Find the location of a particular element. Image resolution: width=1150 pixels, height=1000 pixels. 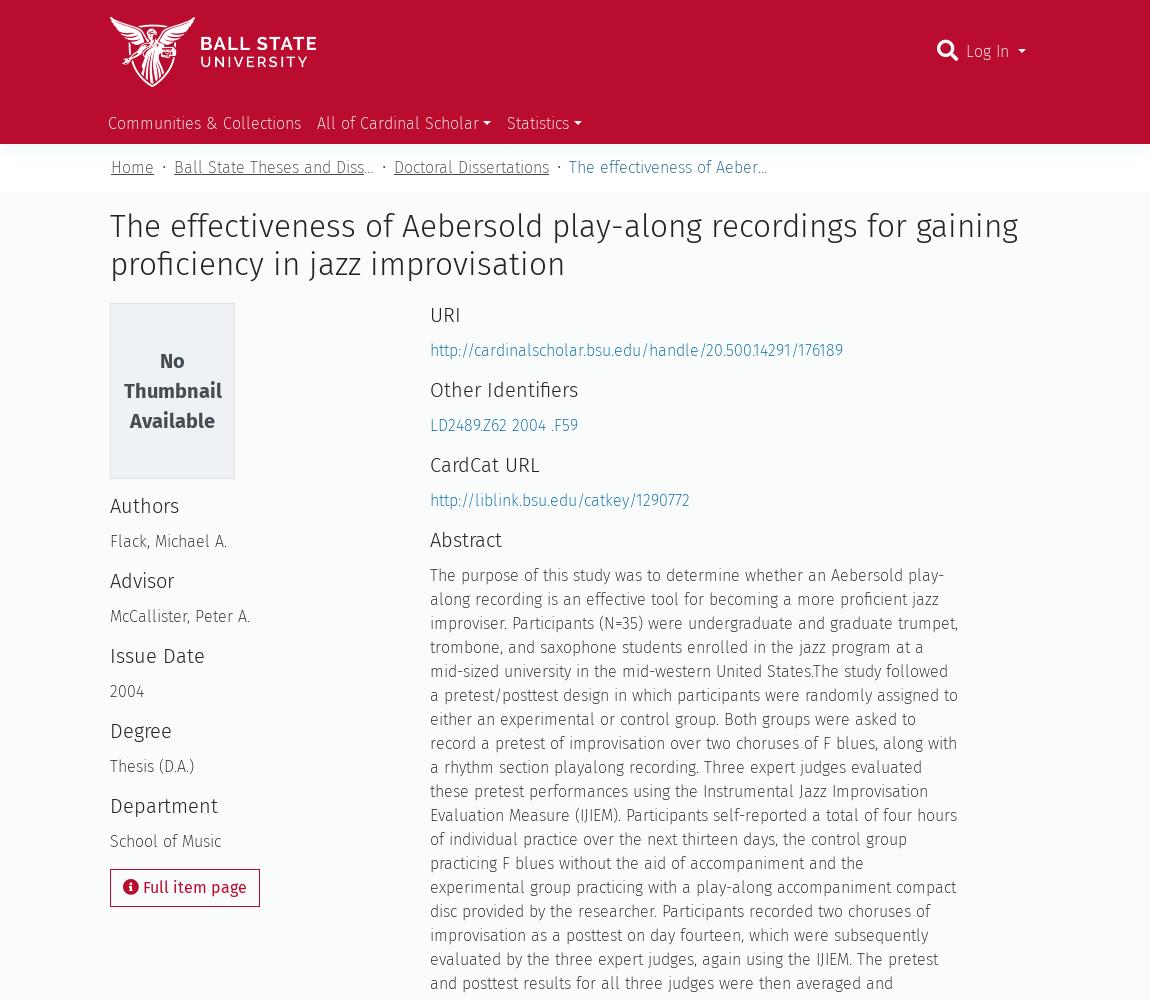

'Flack, Michael A.' is located at coordinates (167, 541).